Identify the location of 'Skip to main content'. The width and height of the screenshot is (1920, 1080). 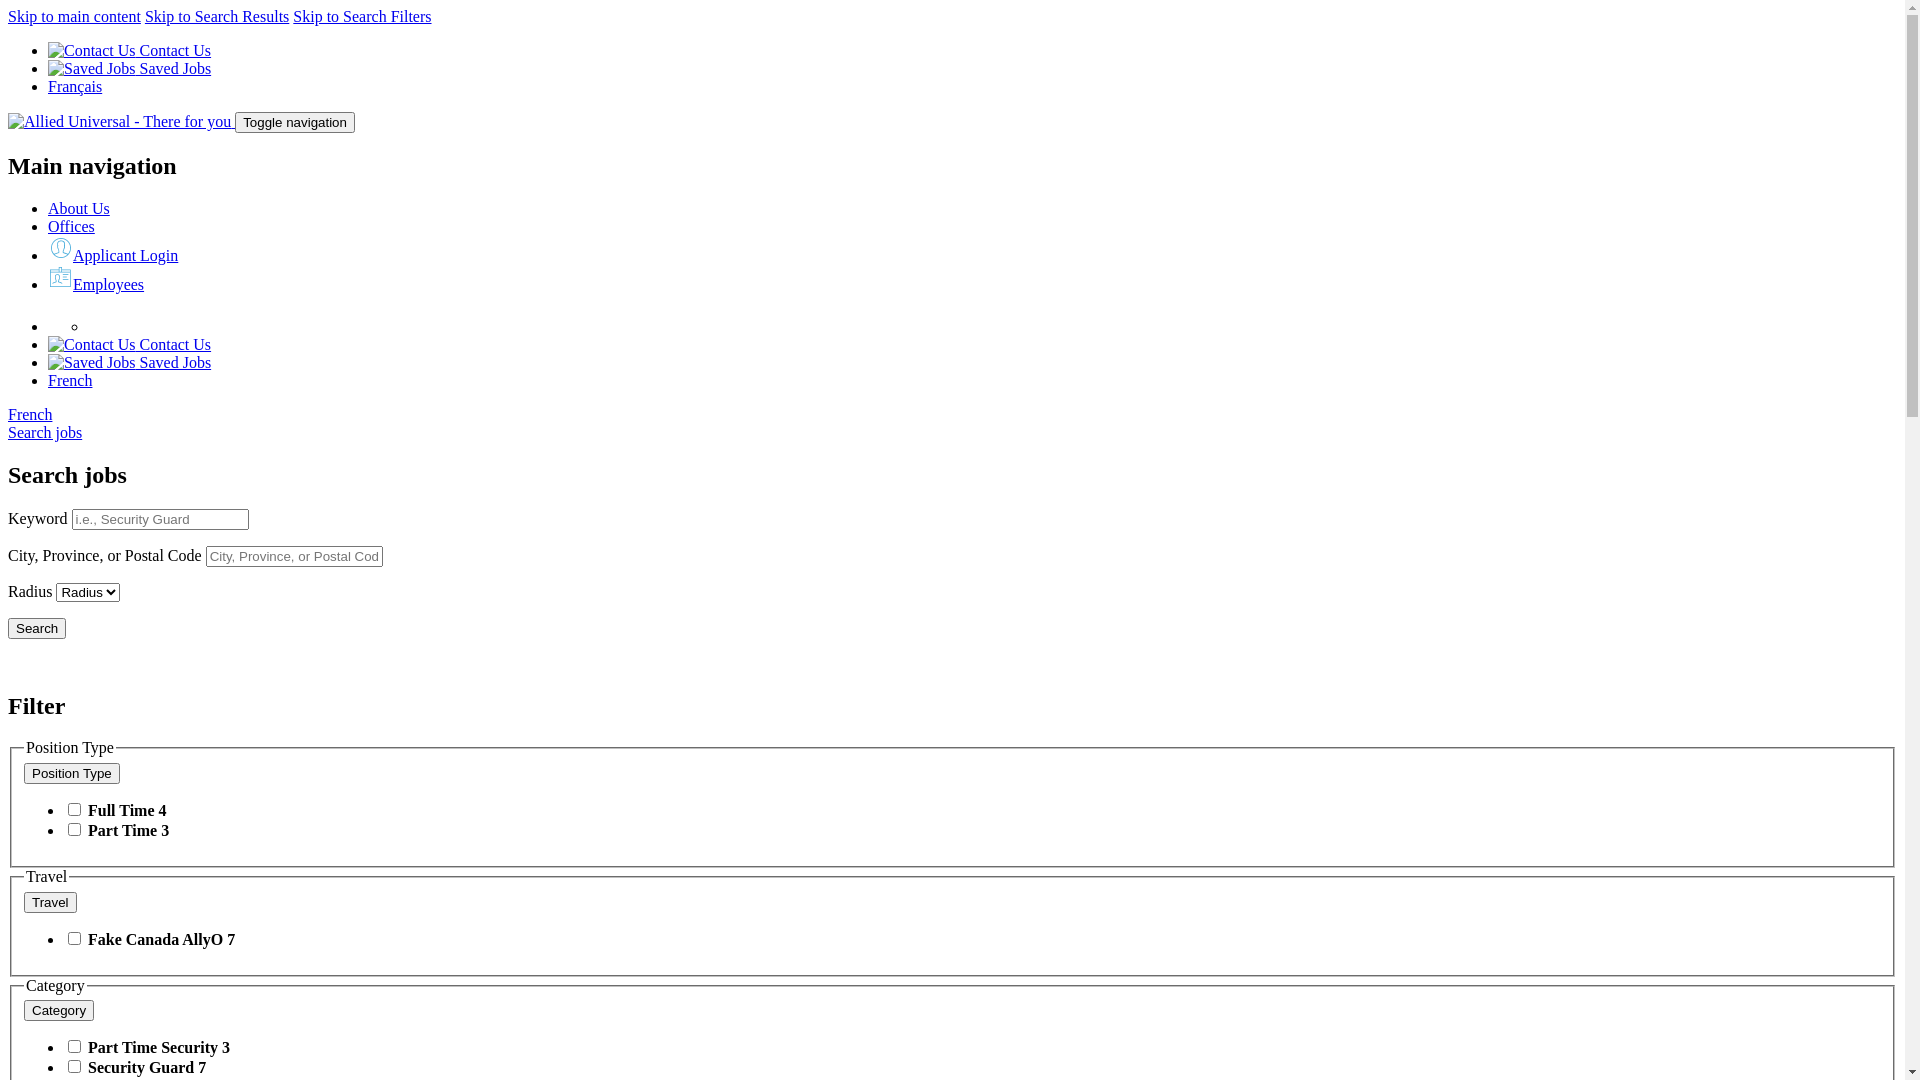
(74, 16).